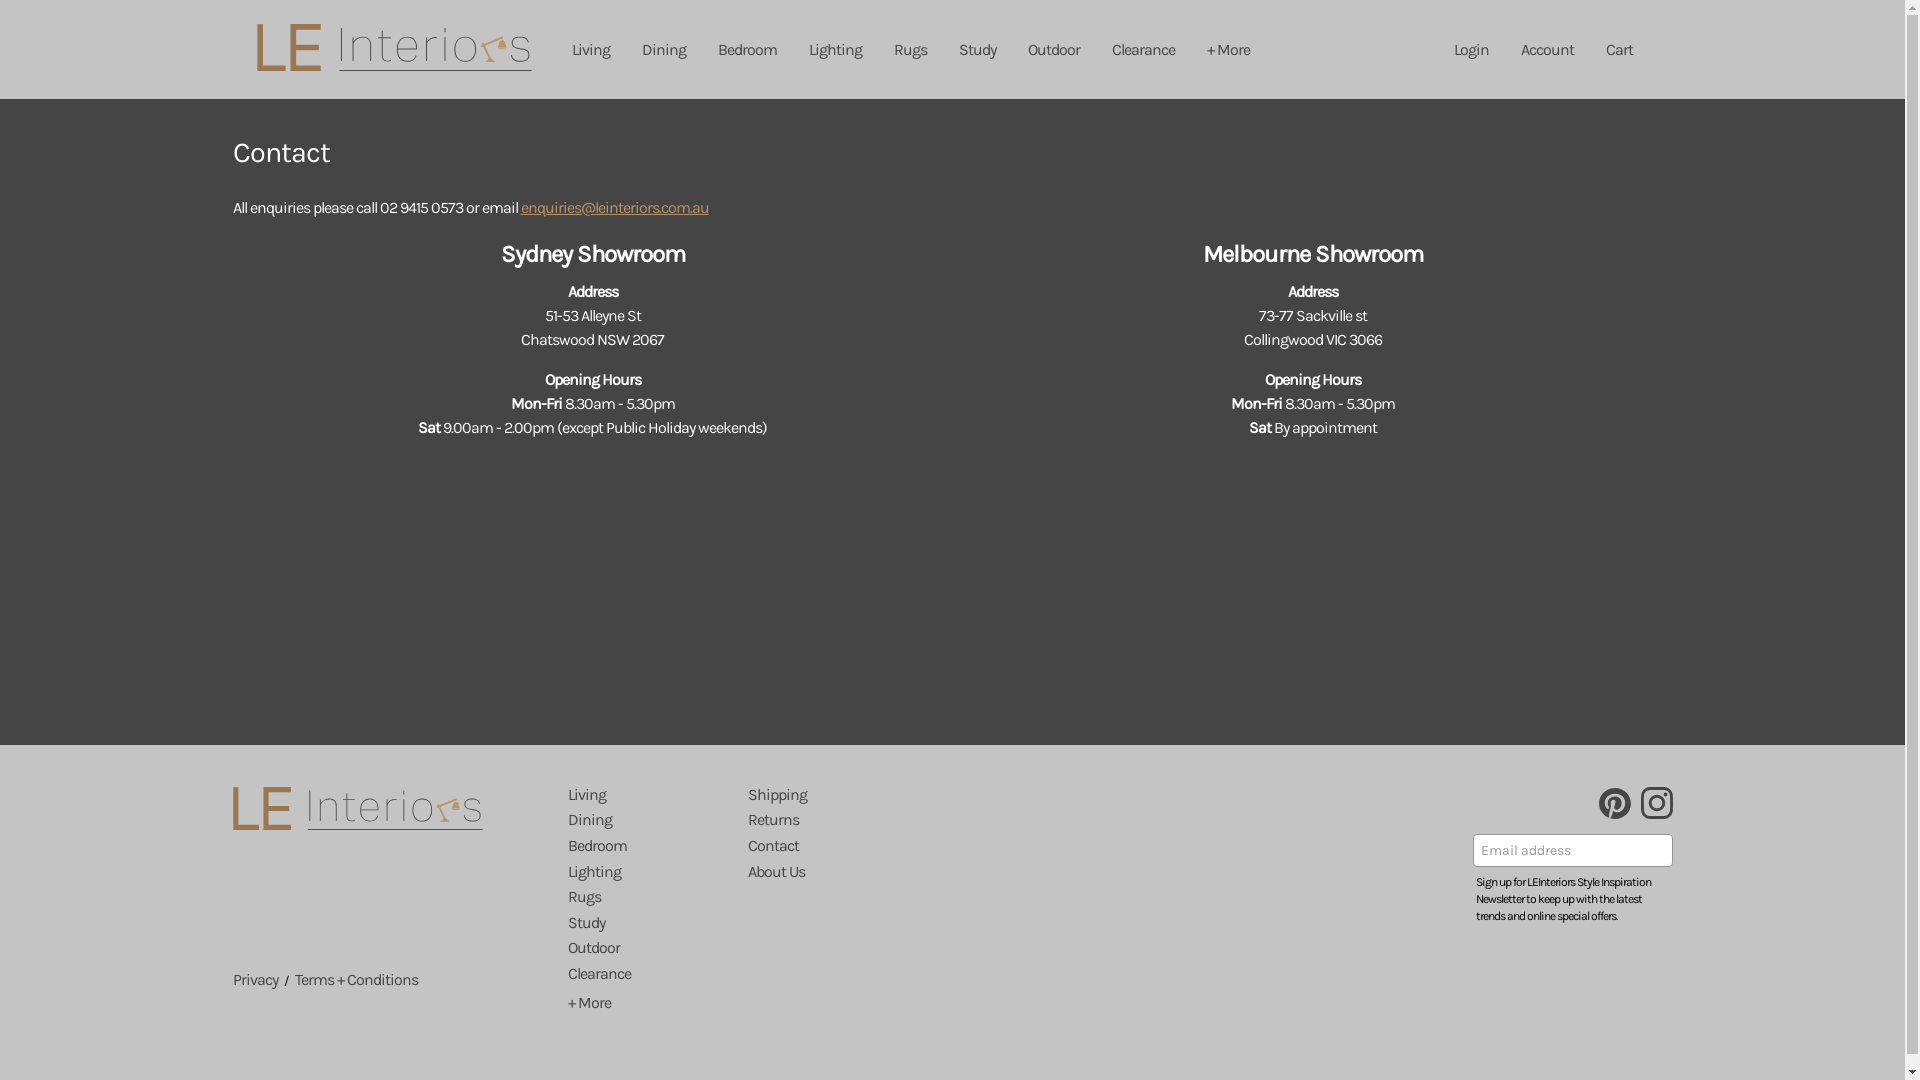 The image size is (1920, 1080). Describe the element at coordinates (585, 922) in the screenshot. I see `'Study'` at that location.